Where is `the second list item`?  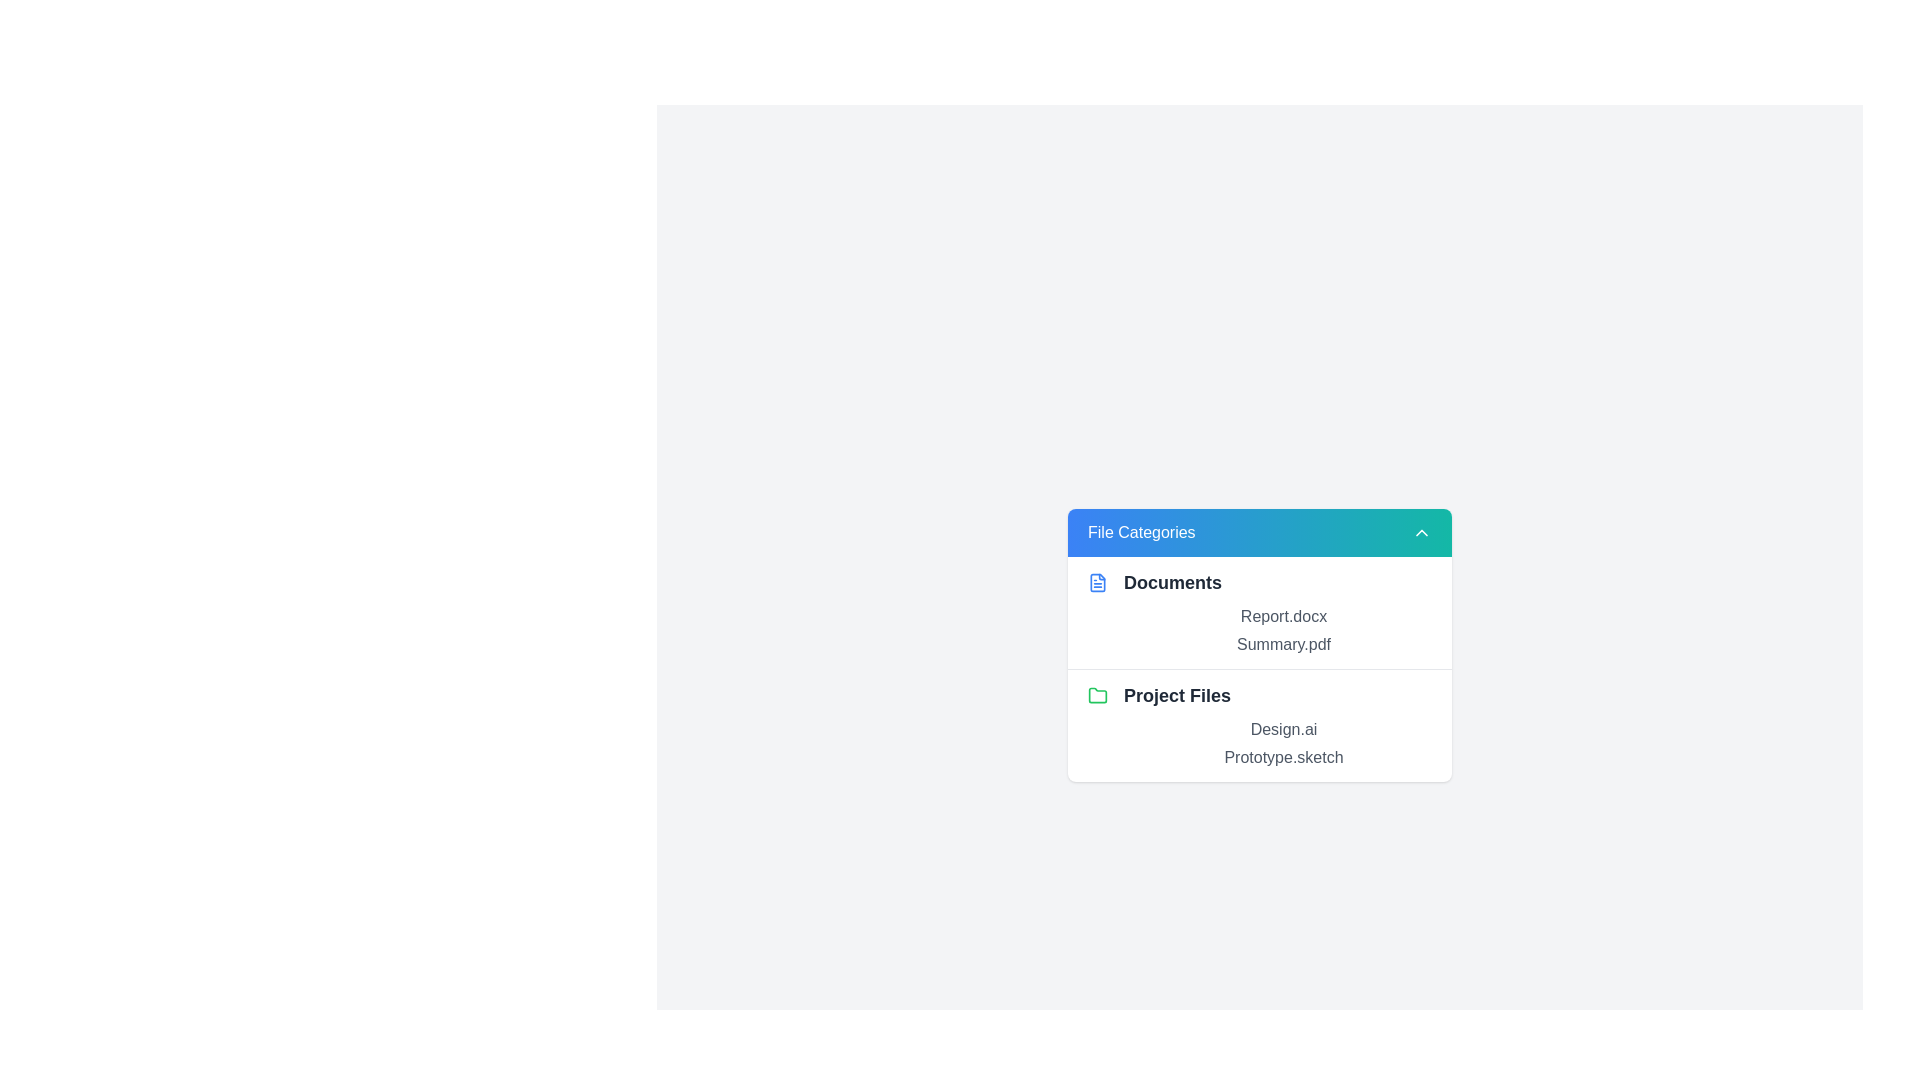 the second list item is located at coordinates (1258, 693).